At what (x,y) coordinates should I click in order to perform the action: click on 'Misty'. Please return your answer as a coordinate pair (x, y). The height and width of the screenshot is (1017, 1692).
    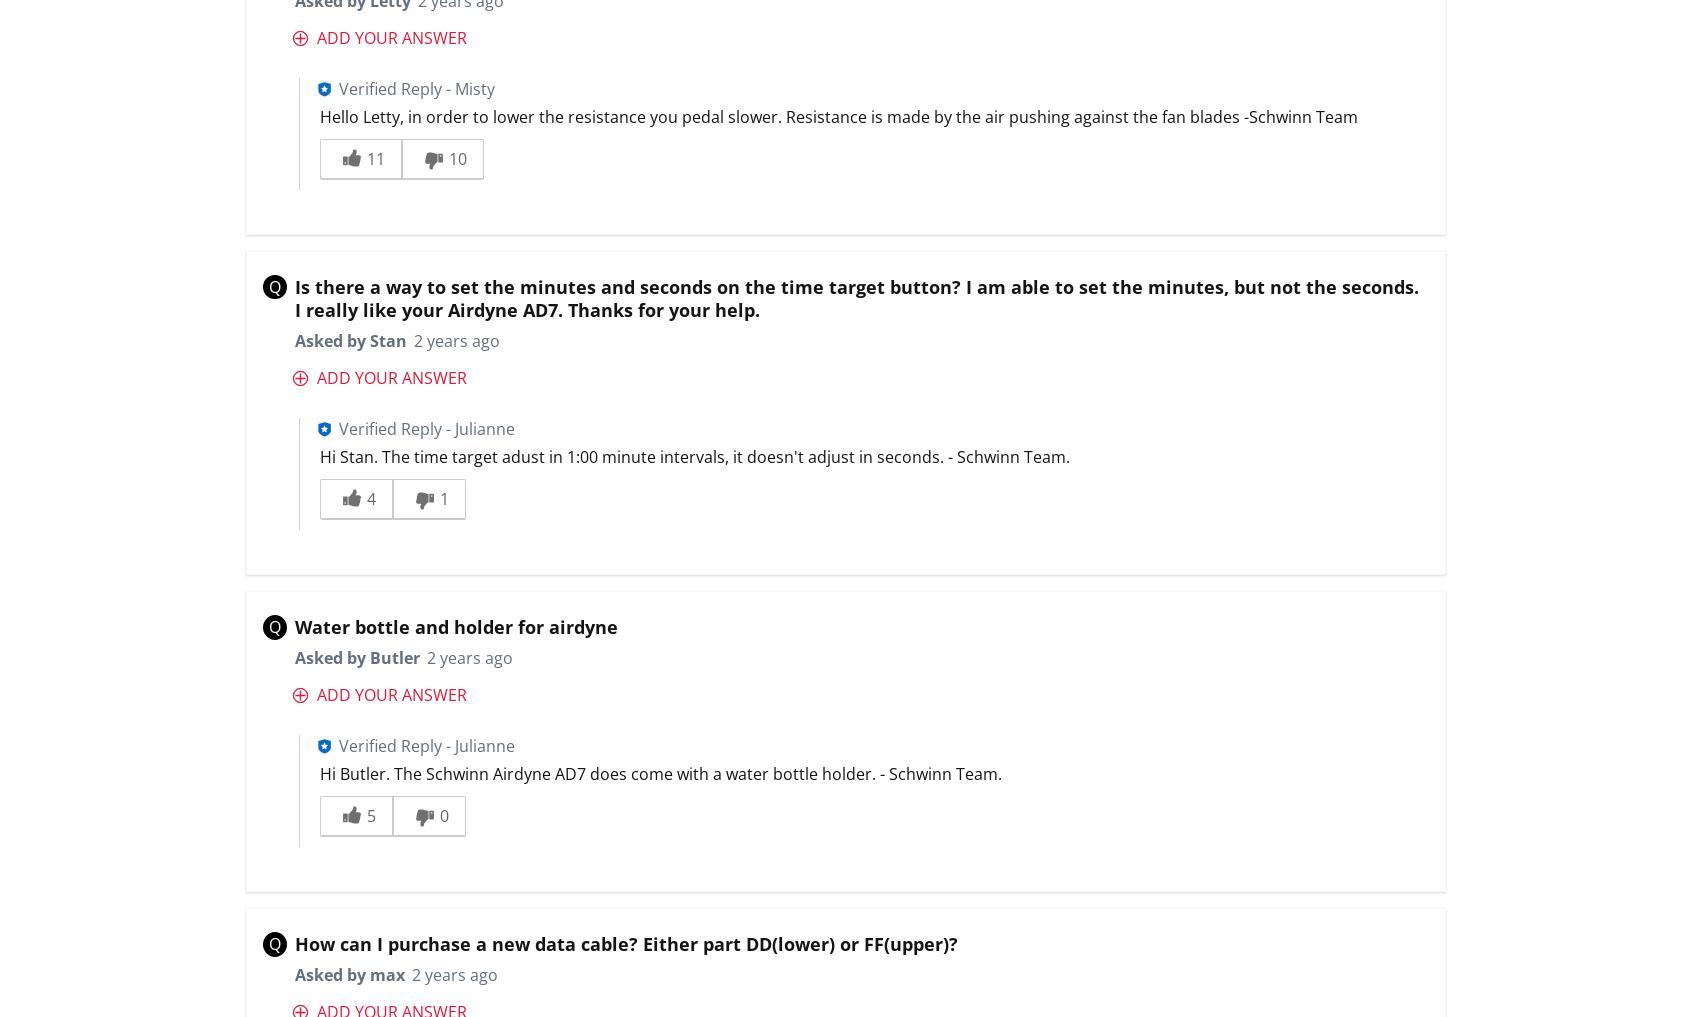
    Looking at the image, I should click on (473, 87).